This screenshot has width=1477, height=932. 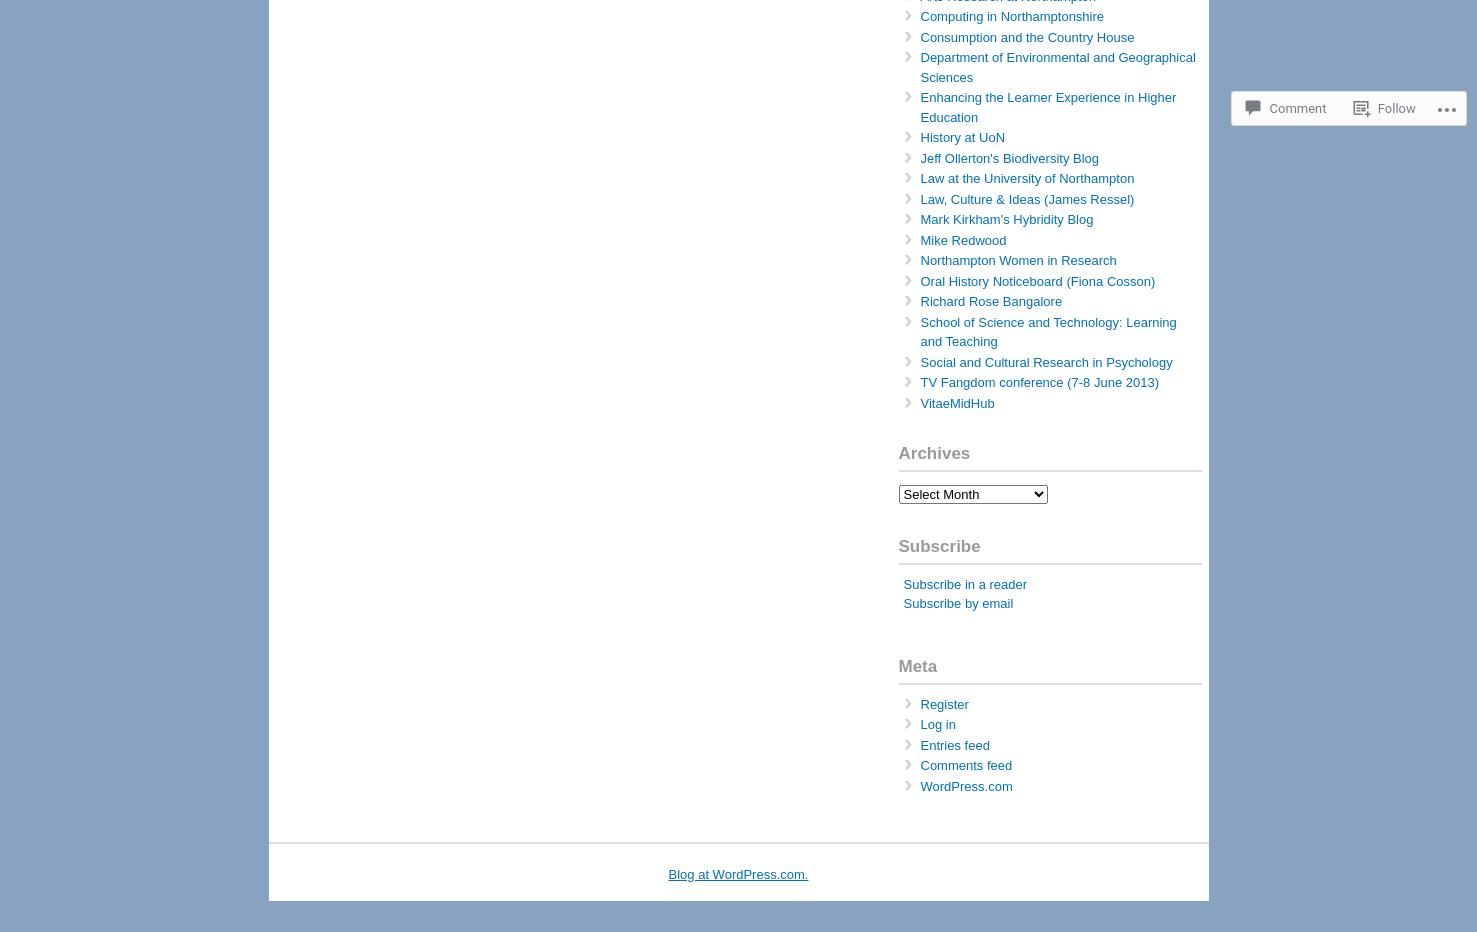 What do you see at coordinates (961, 136) in the screenshot?
I see `'History at UoN'` at bounding box center [961, 136].